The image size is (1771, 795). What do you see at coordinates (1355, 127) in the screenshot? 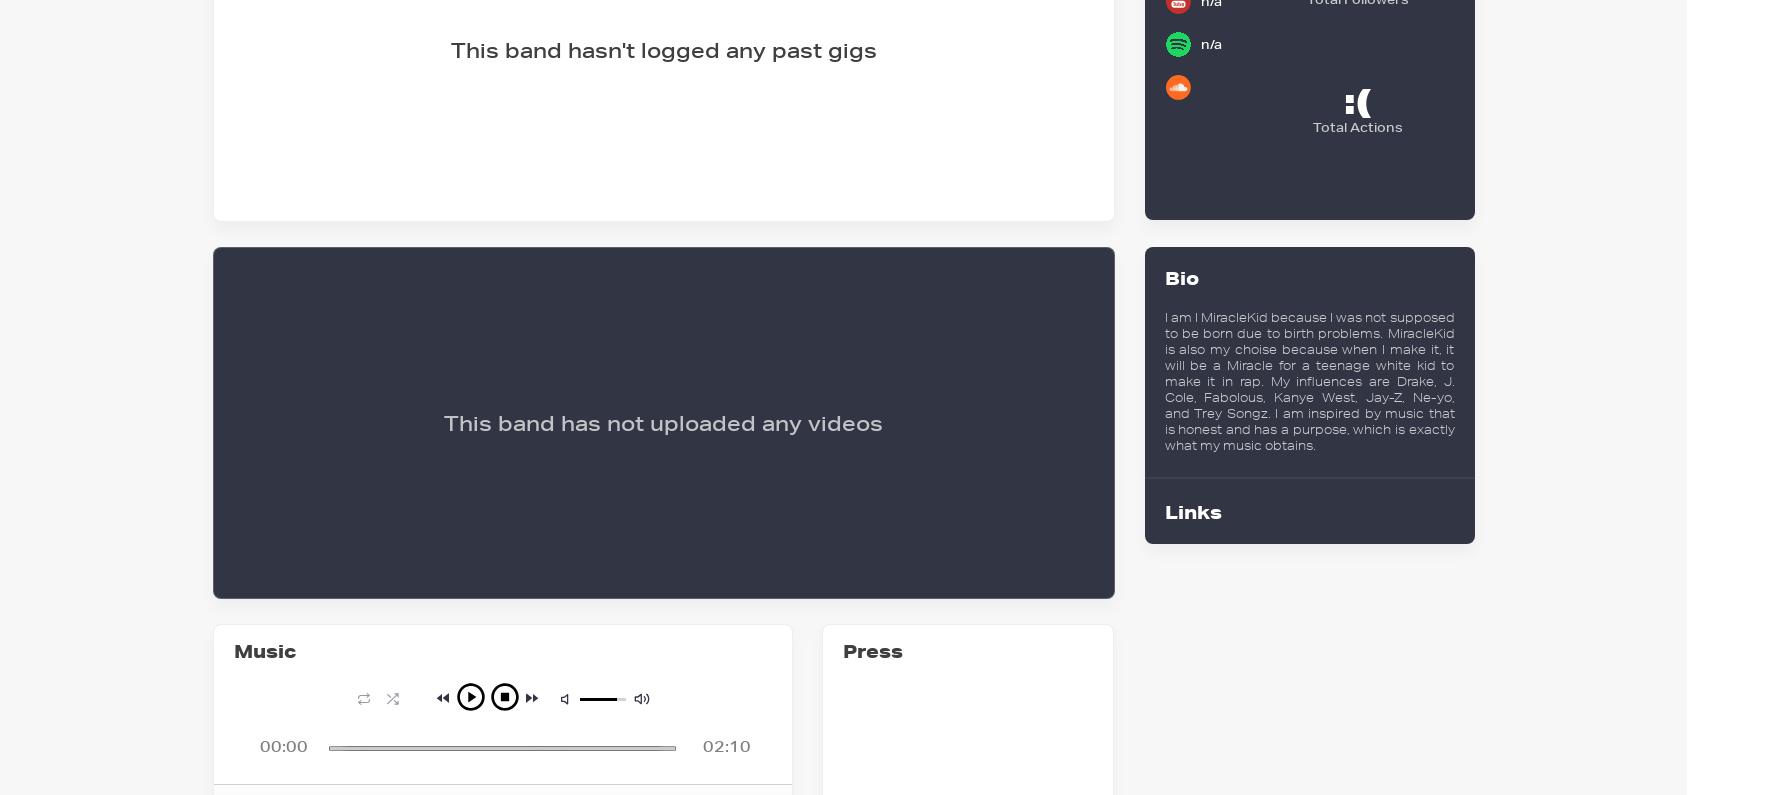
I see `'Total Actions'` at bounding box center [1355, 127].